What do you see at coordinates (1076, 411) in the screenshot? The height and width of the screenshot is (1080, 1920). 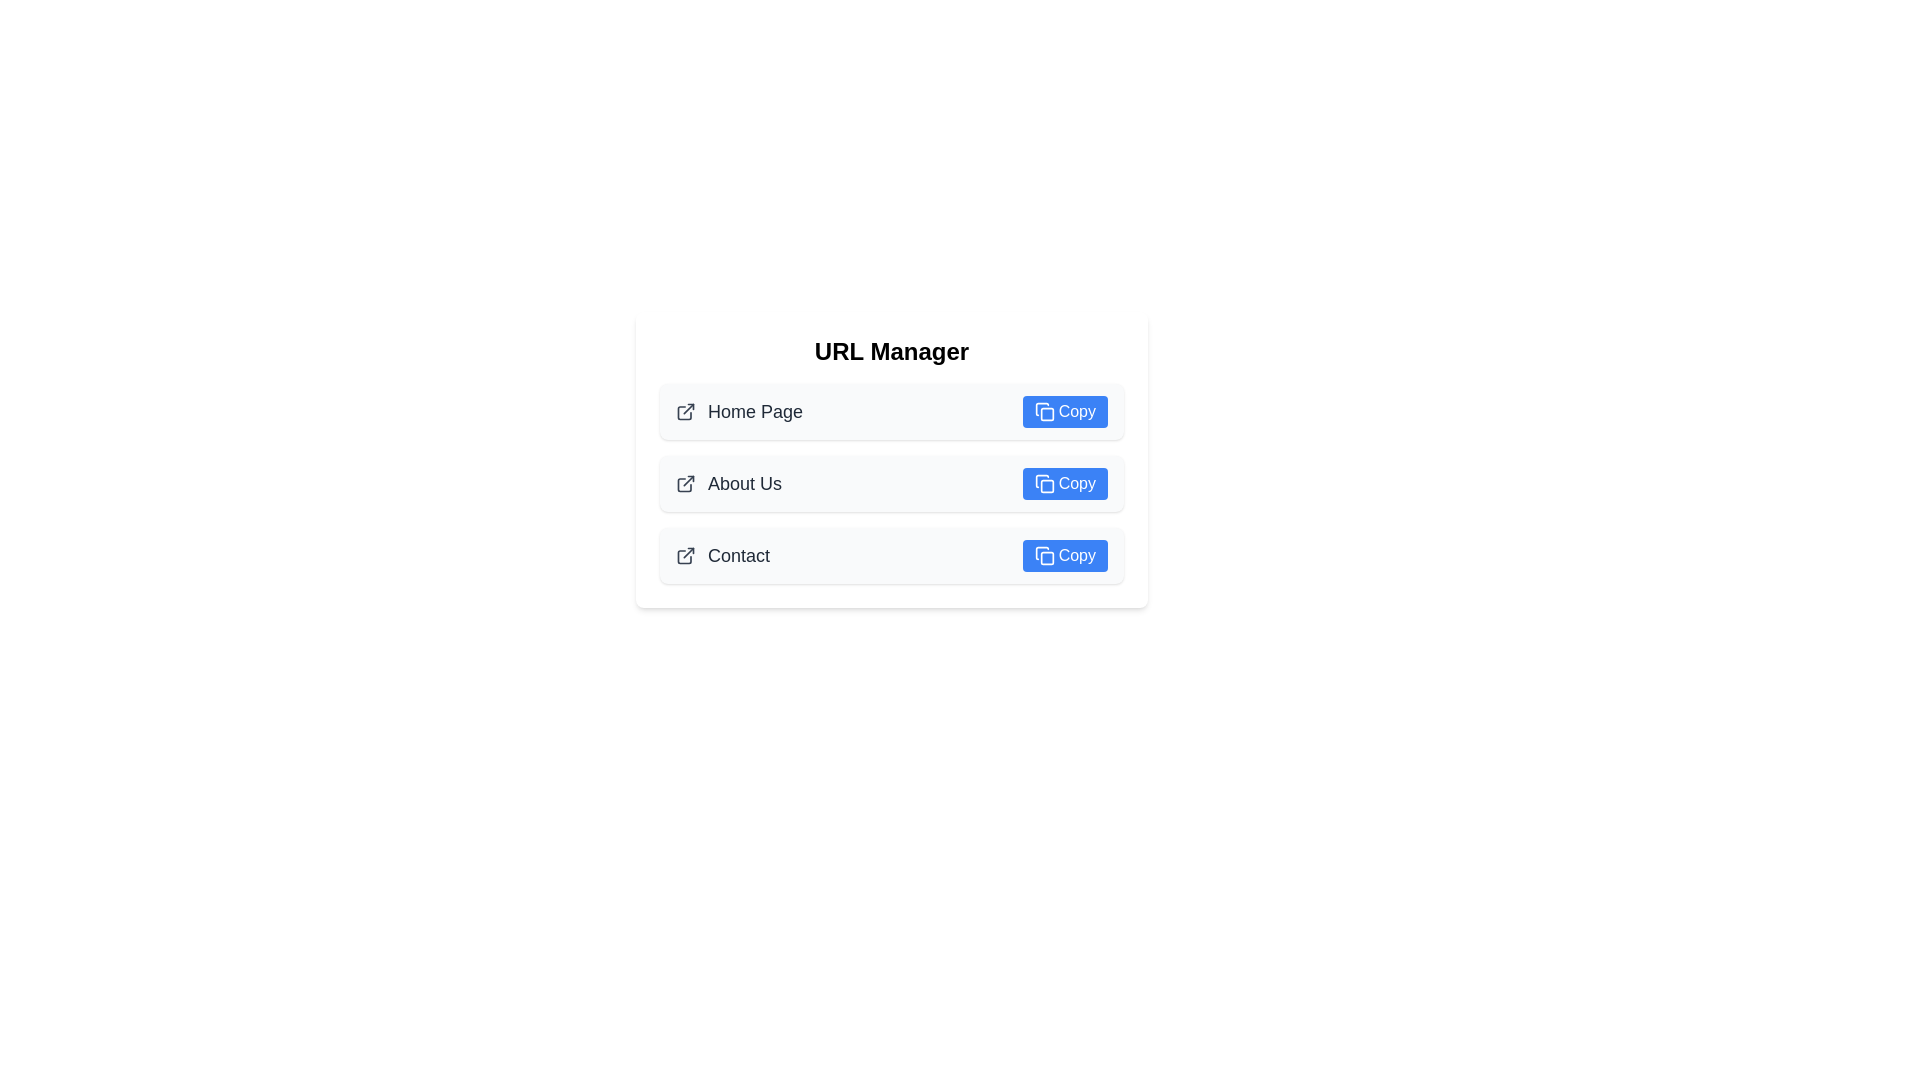 I see `the 'Copy' text label within the button using tab navigation` at bounding box center [1076, 411].